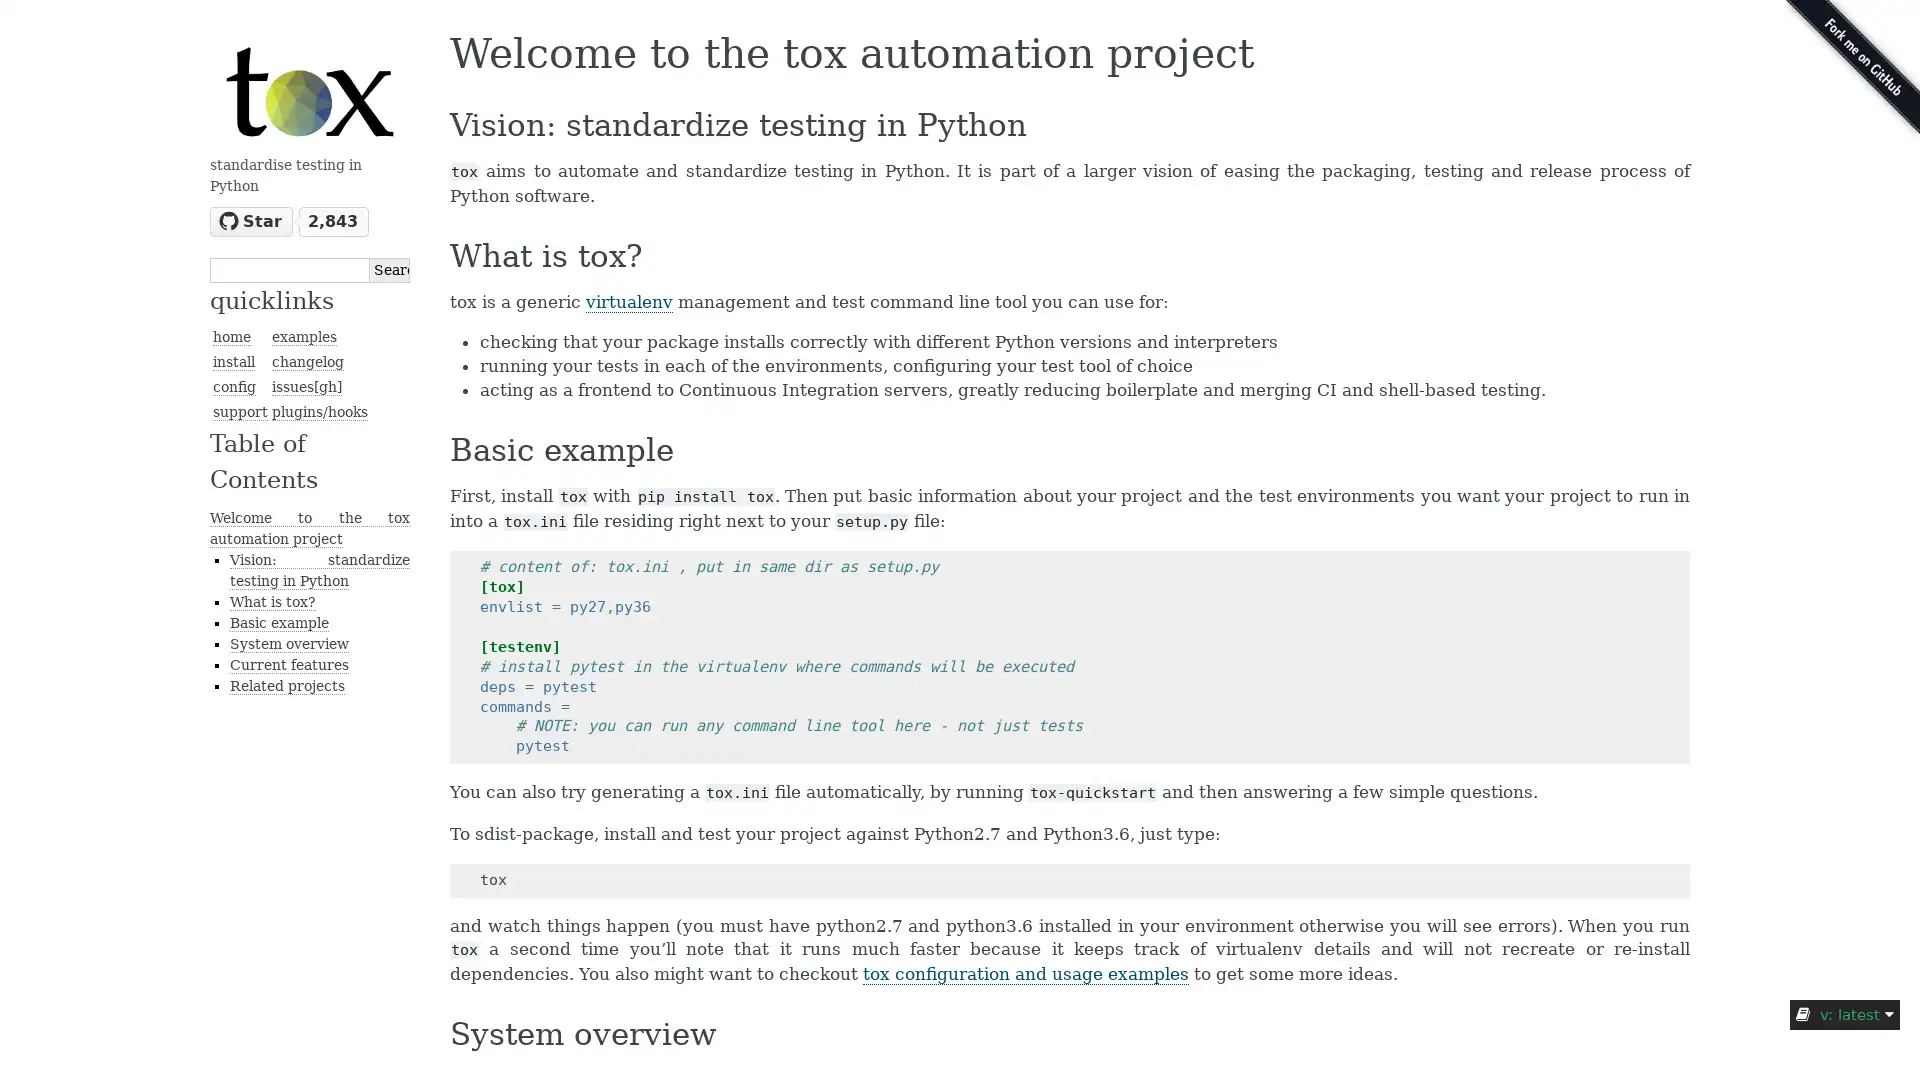  I want to click on Search, so click(389, 268).